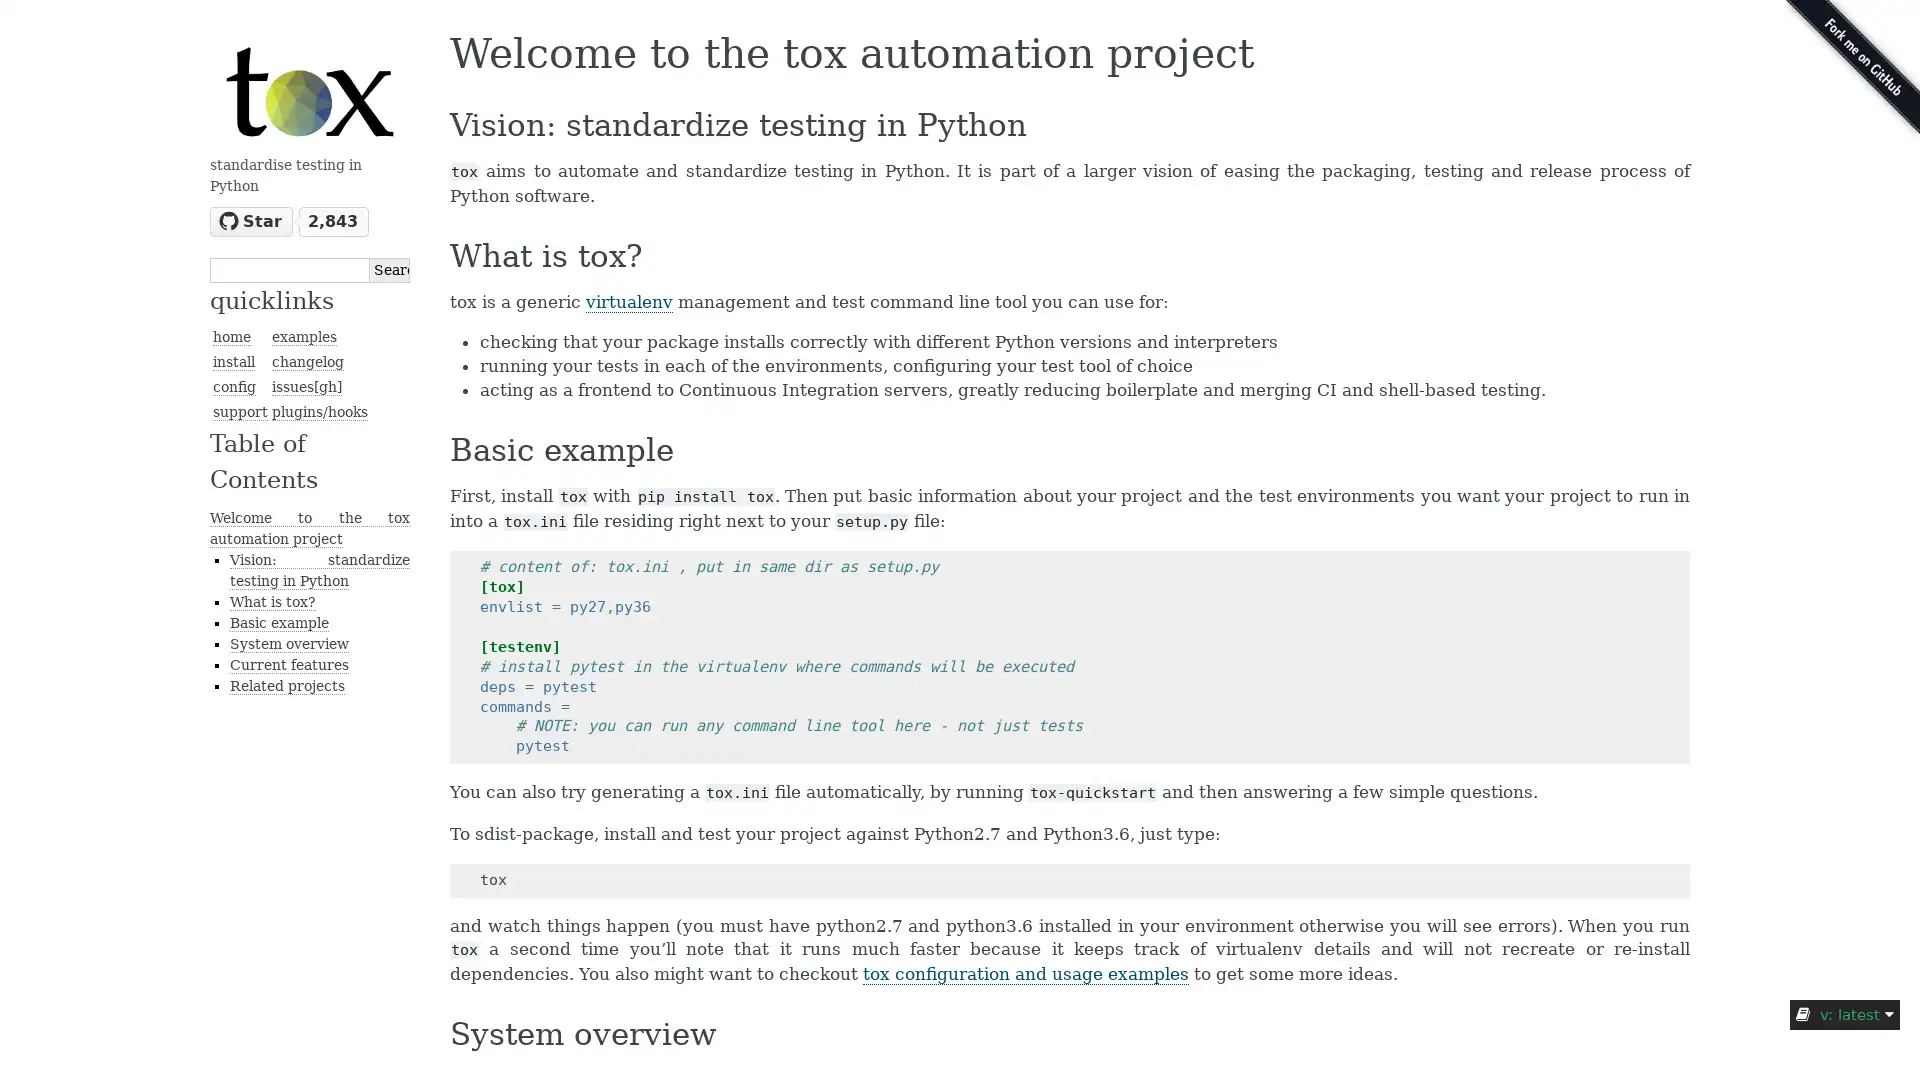  I want to click on Search, so click(389, 268).